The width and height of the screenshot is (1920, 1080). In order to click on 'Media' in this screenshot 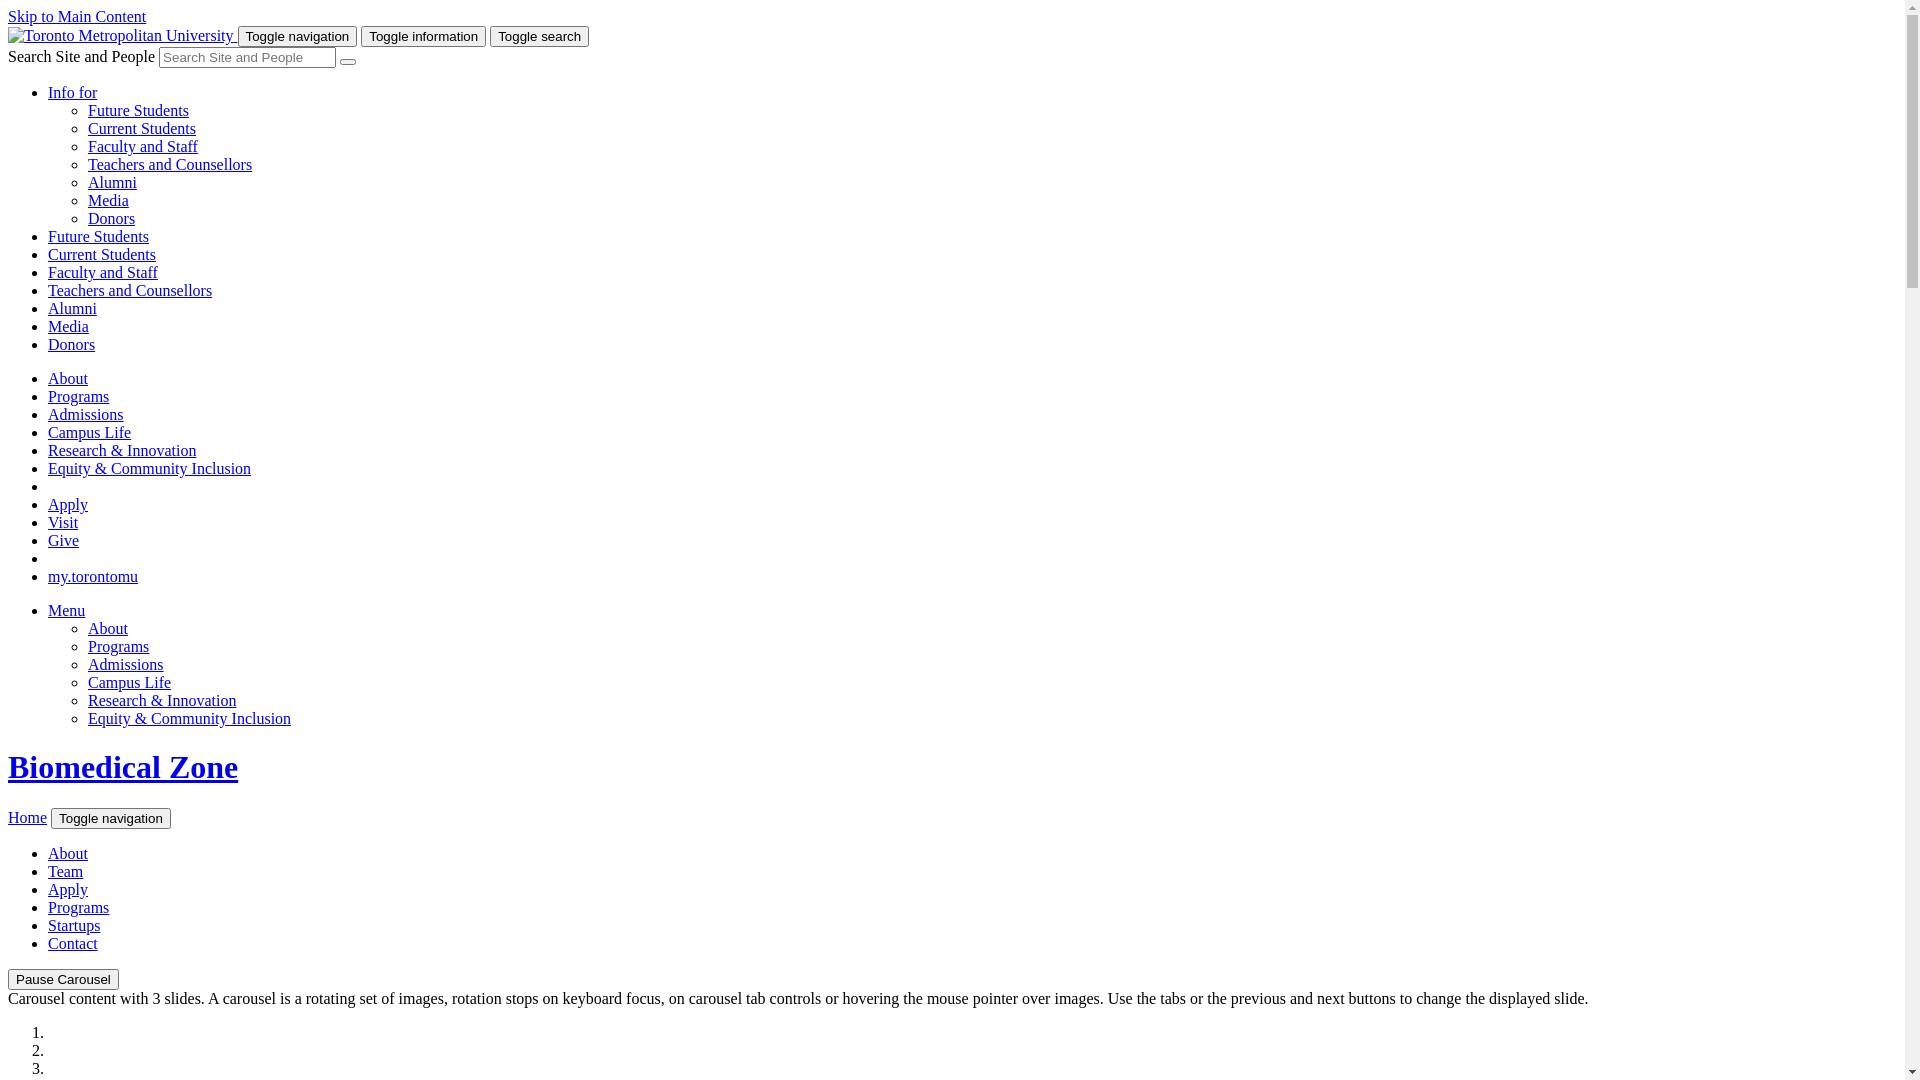, I will do `click(68, 325)`.